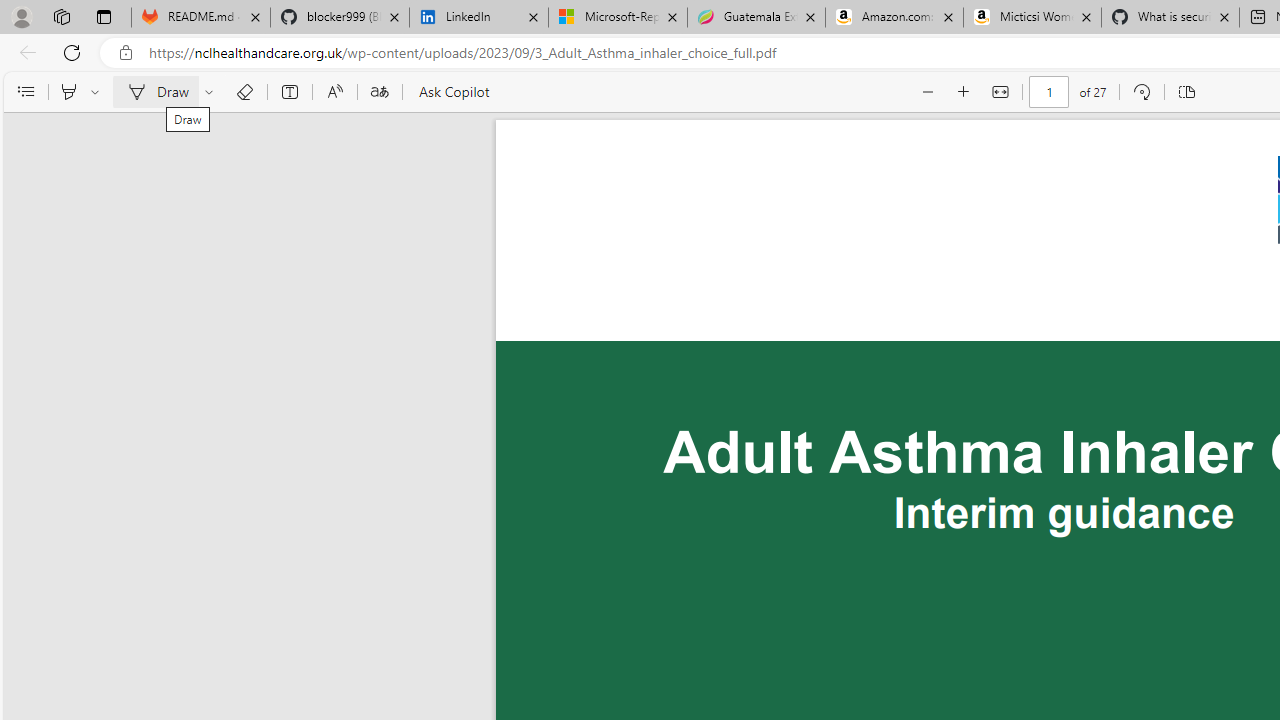 The image size is (1280, 720). What do you see at coordinates (154, 92) in the screenshot?
I see `'Draw'` at bounding box center [154, 92].